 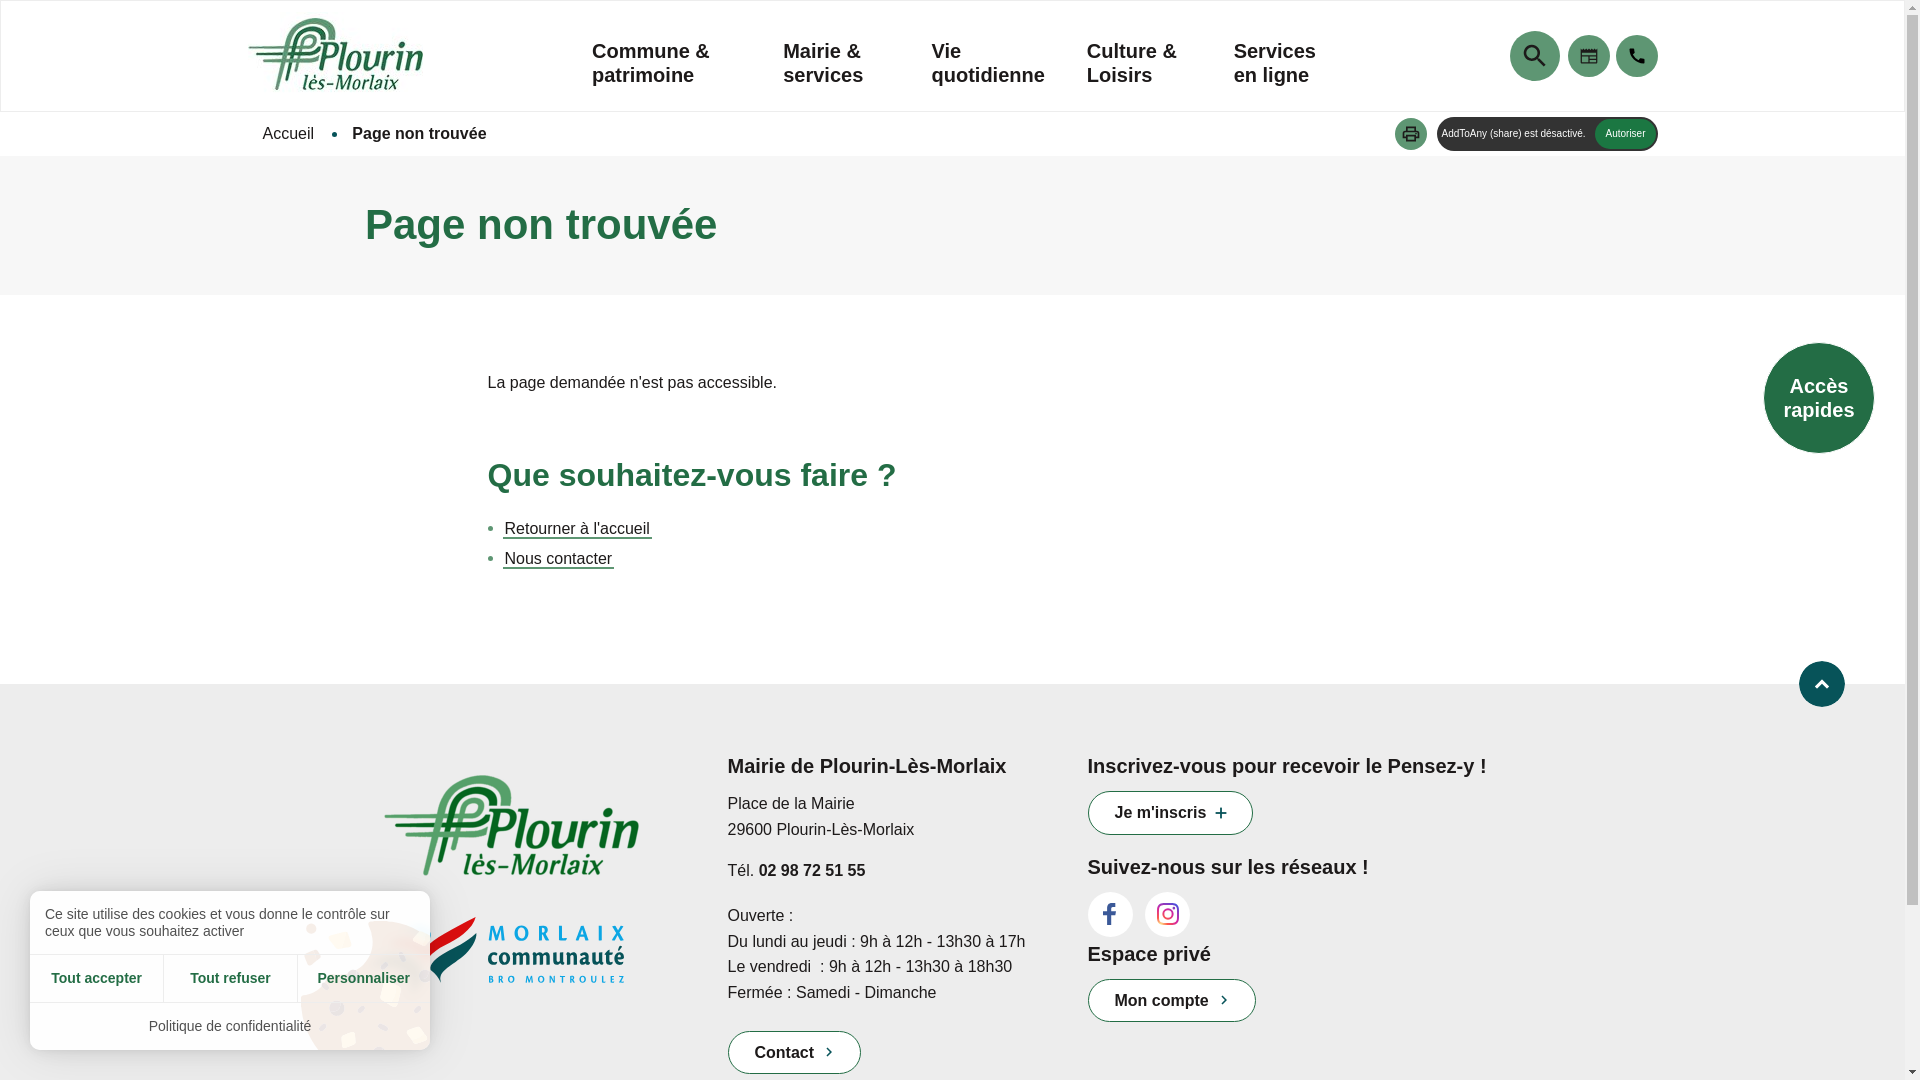 I want to click on 'Culture & Loisirs', so click(x=1139, y=74).